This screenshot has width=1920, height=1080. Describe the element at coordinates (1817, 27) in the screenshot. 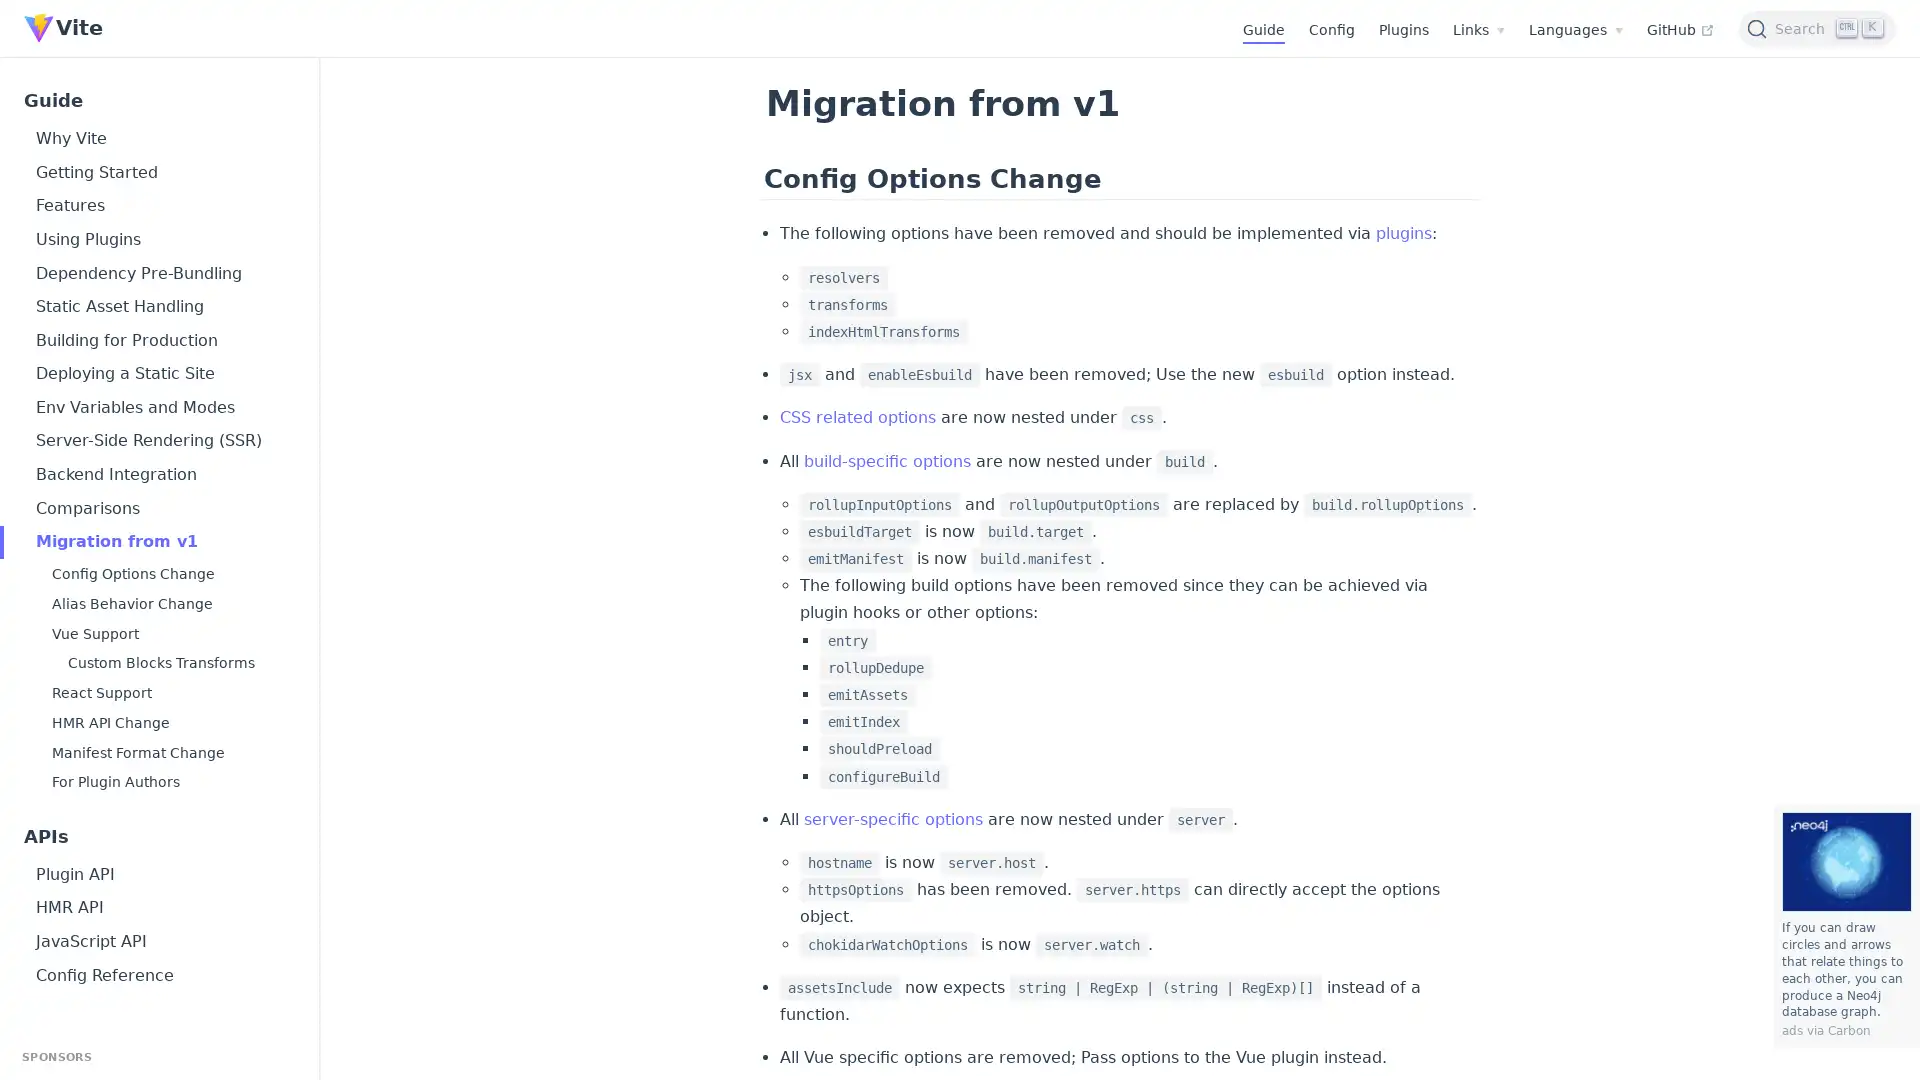

I see `Search` at that location.